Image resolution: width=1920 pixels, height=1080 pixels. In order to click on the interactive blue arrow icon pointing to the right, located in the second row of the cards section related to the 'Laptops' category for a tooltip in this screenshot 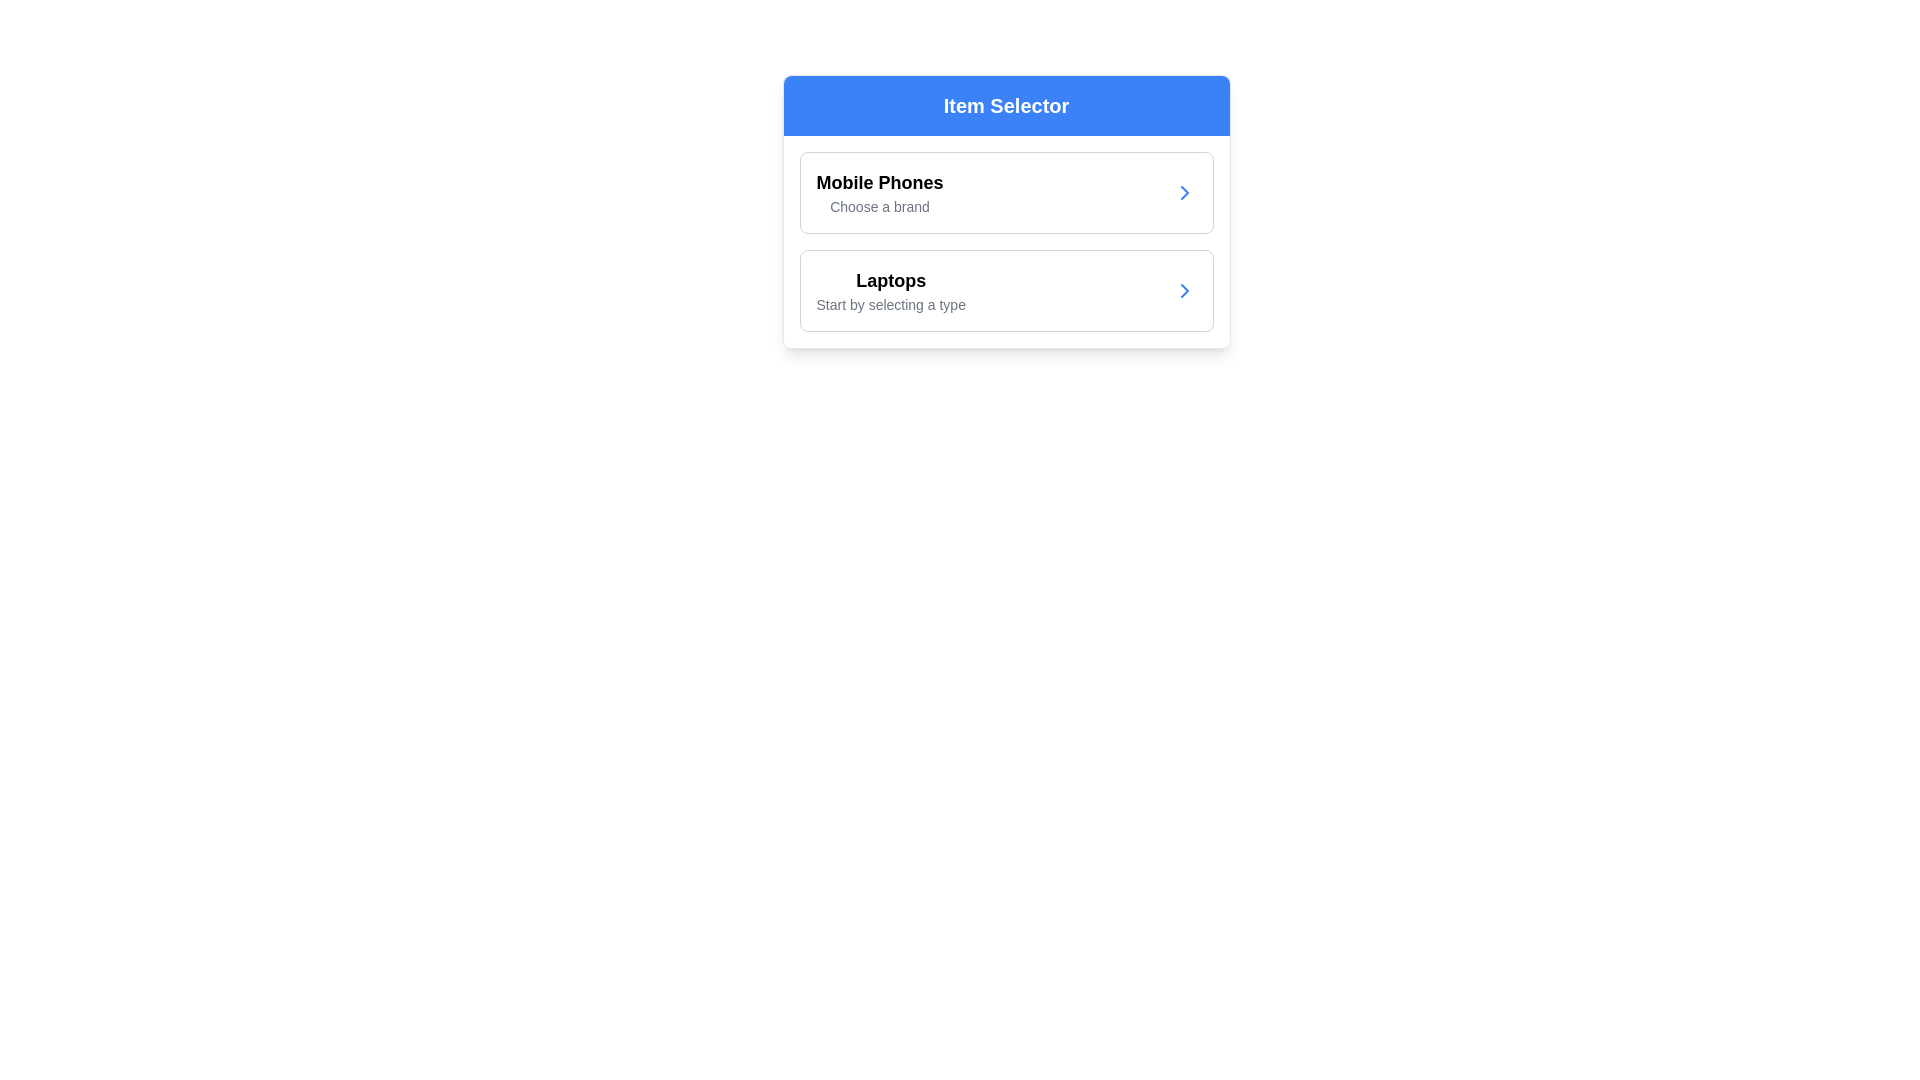, I will do `click(1184, 192)`.